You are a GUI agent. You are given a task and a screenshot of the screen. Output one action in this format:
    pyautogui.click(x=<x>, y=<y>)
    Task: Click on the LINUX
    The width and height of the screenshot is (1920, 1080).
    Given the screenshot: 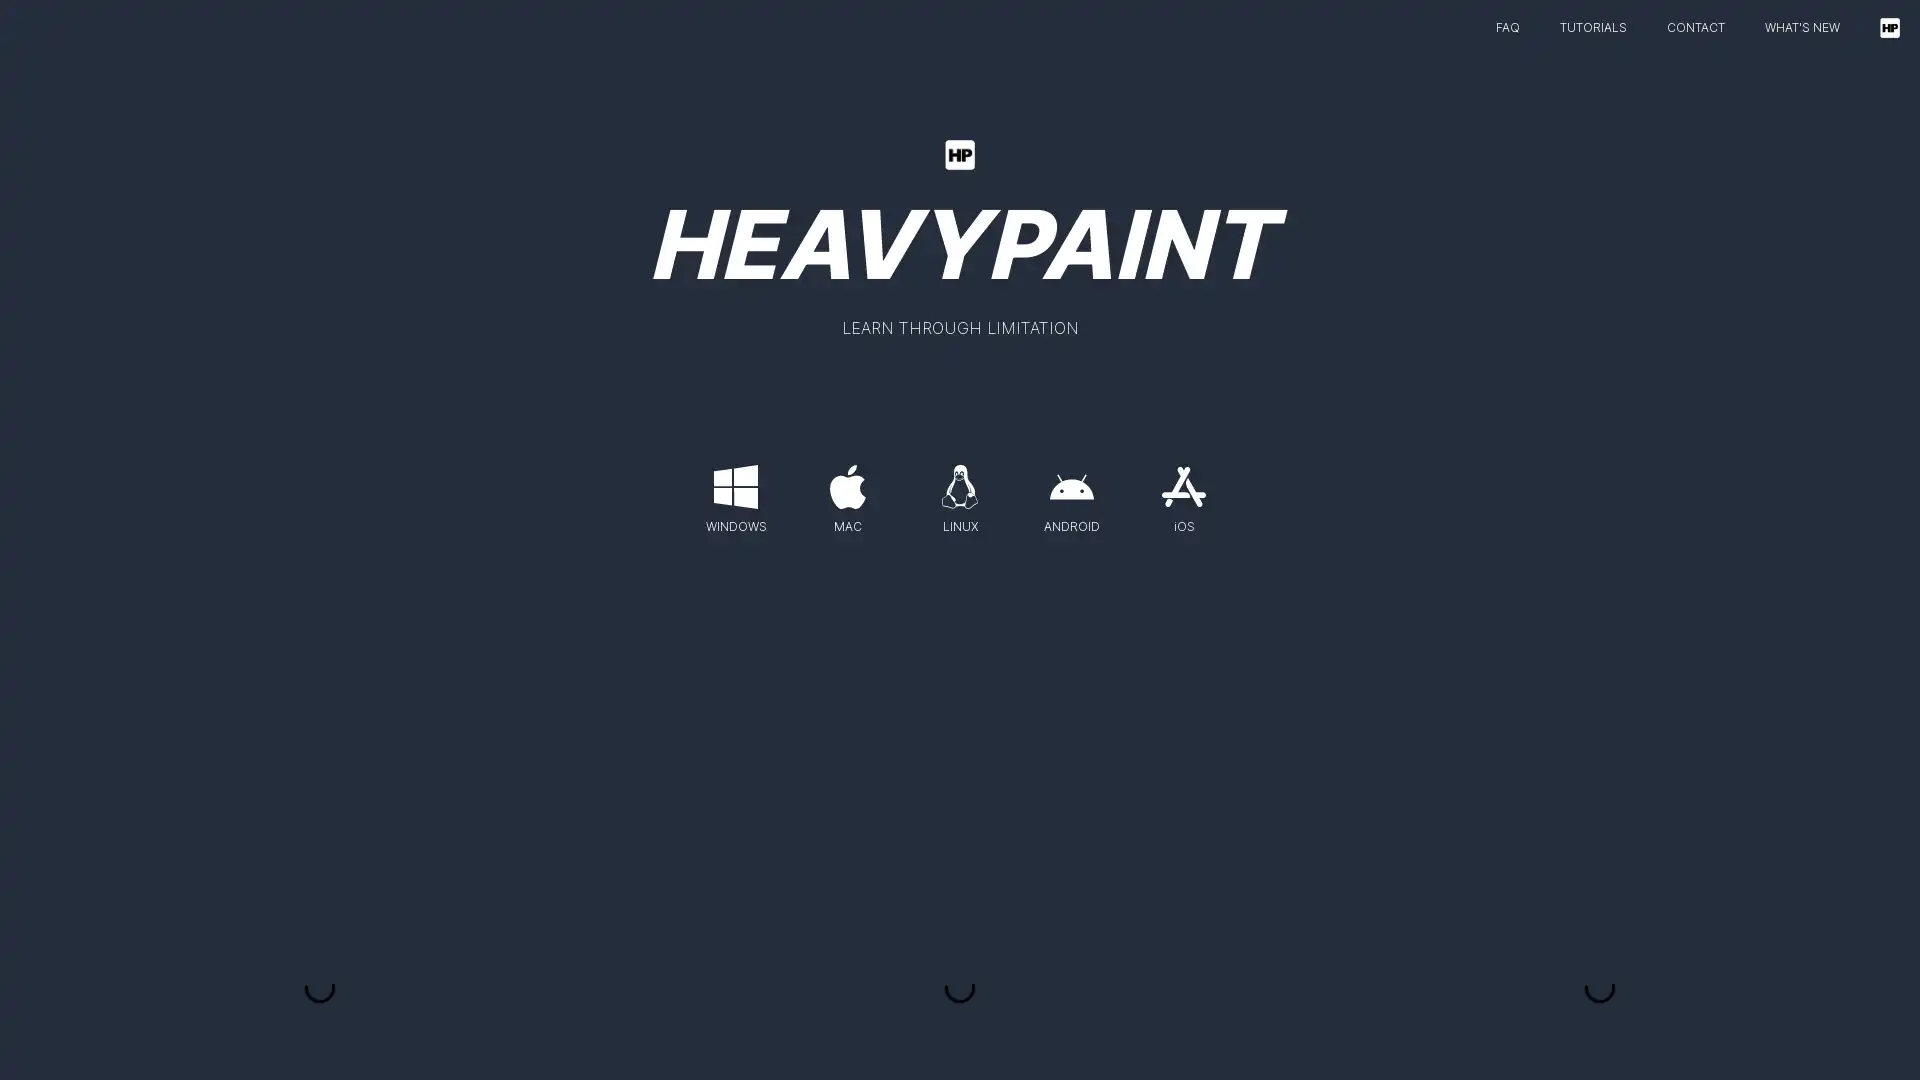 What is the action you would take?
    pyautogui.click(x=960, y=493)
    